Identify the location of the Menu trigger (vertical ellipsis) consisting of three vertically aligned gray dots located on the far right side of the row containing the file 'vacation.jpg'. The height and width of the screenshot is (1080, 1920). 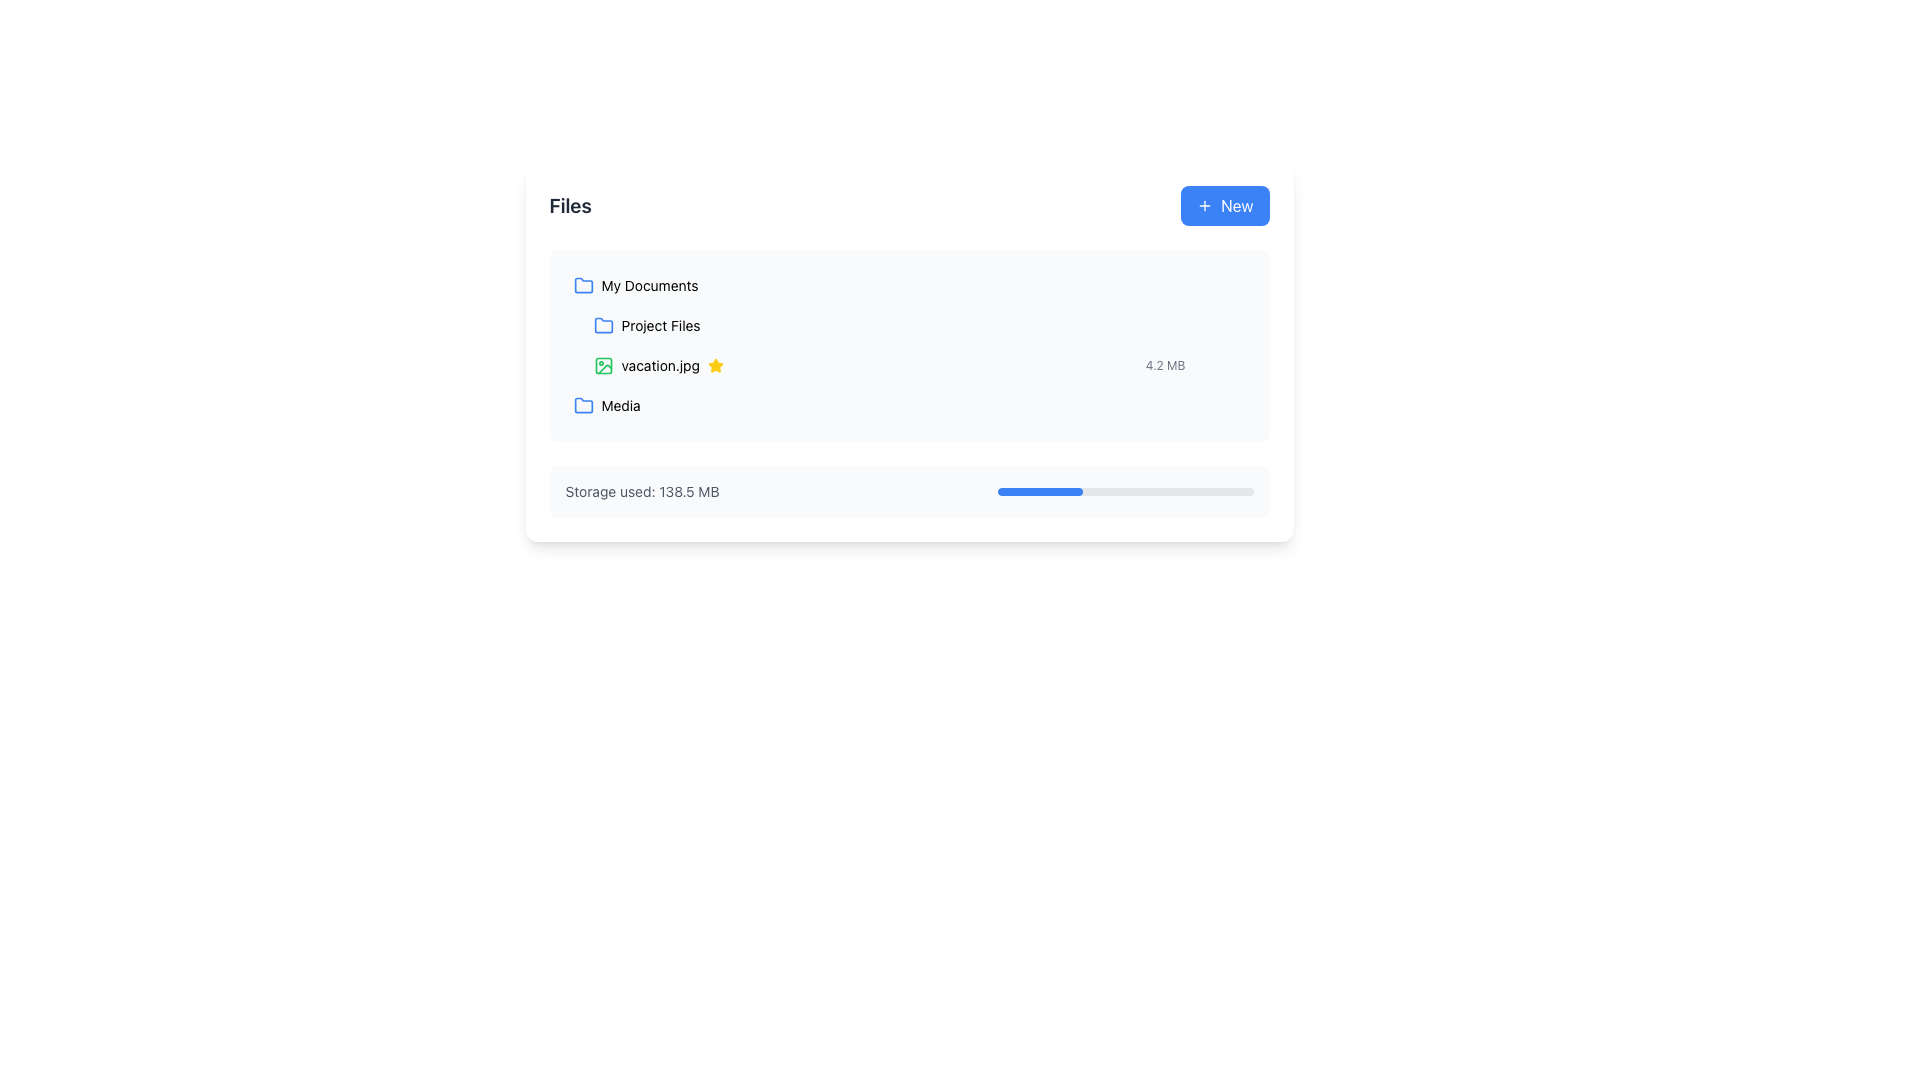
(1232, 366).